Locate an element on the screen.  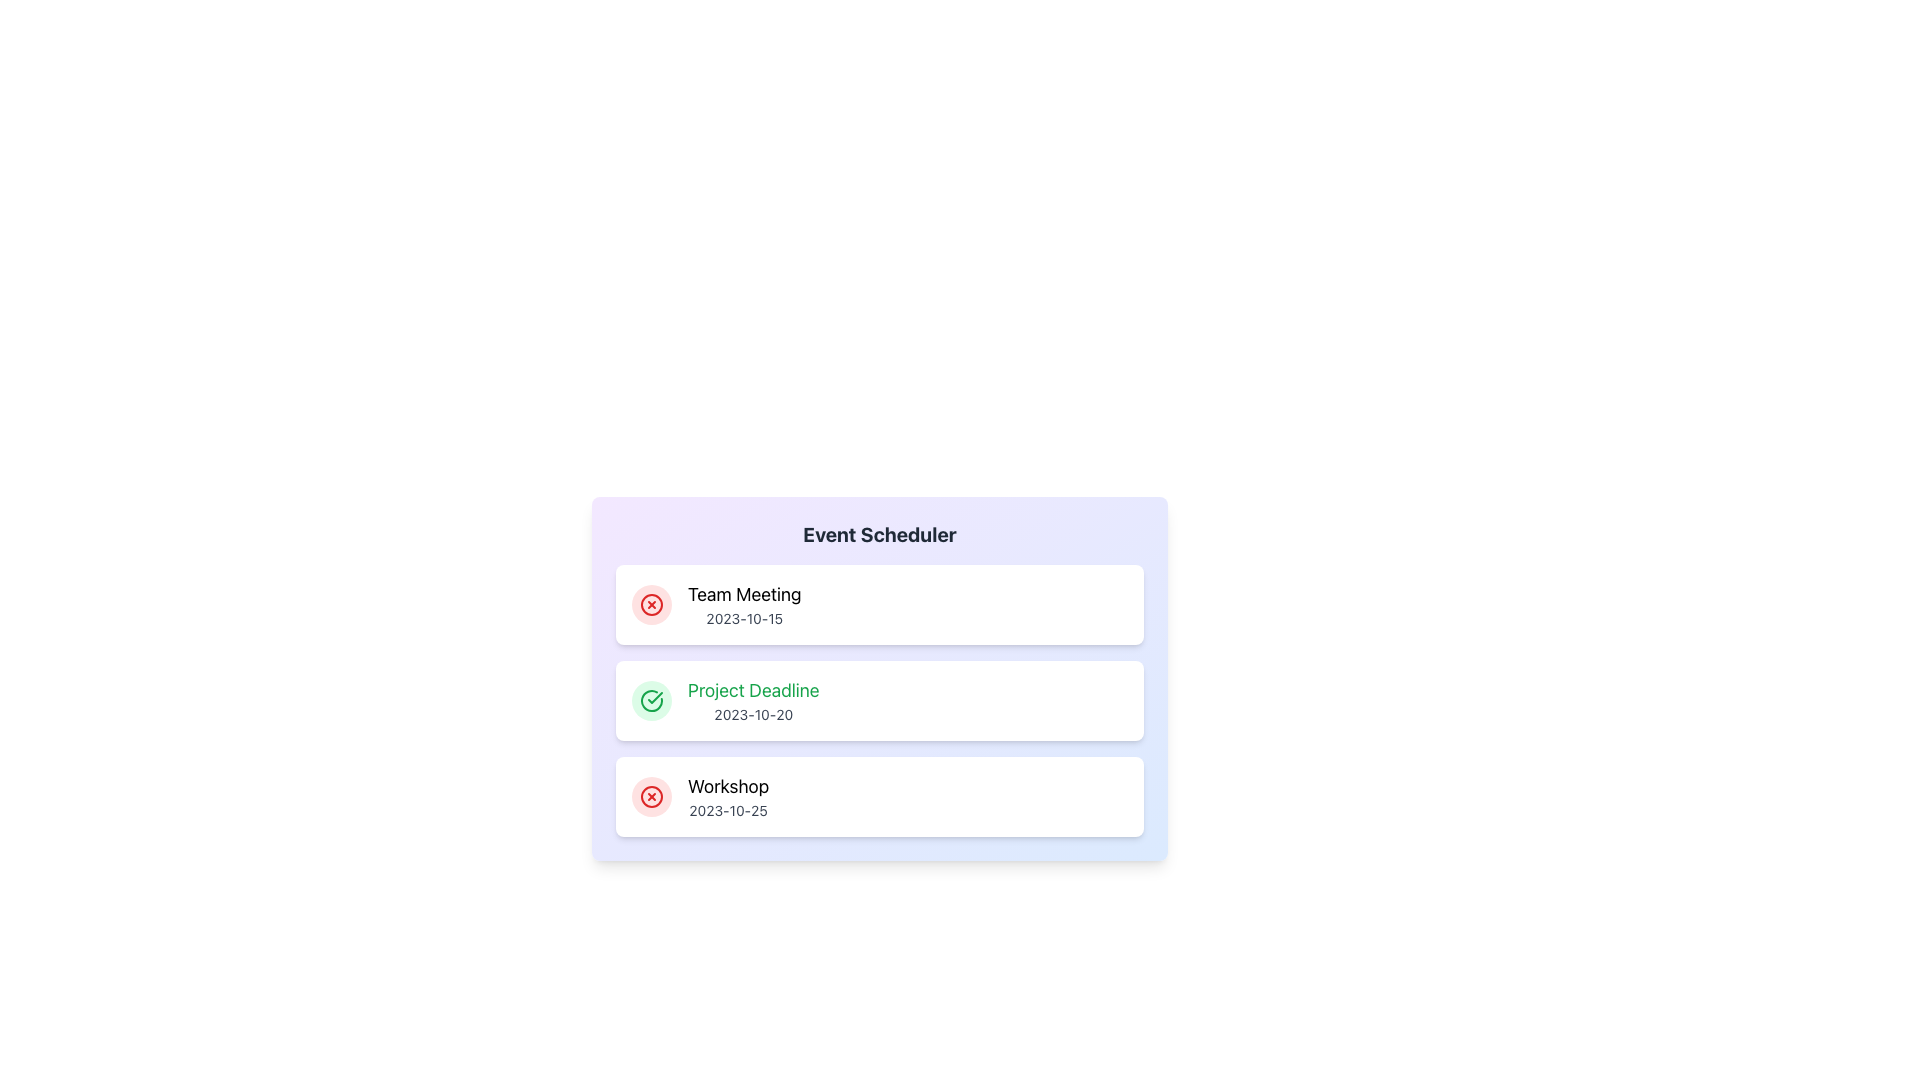
the cancellation or error state icon for the 'Team Meeting' event, located at the left side of the event card is located at coordinates (652, 604).